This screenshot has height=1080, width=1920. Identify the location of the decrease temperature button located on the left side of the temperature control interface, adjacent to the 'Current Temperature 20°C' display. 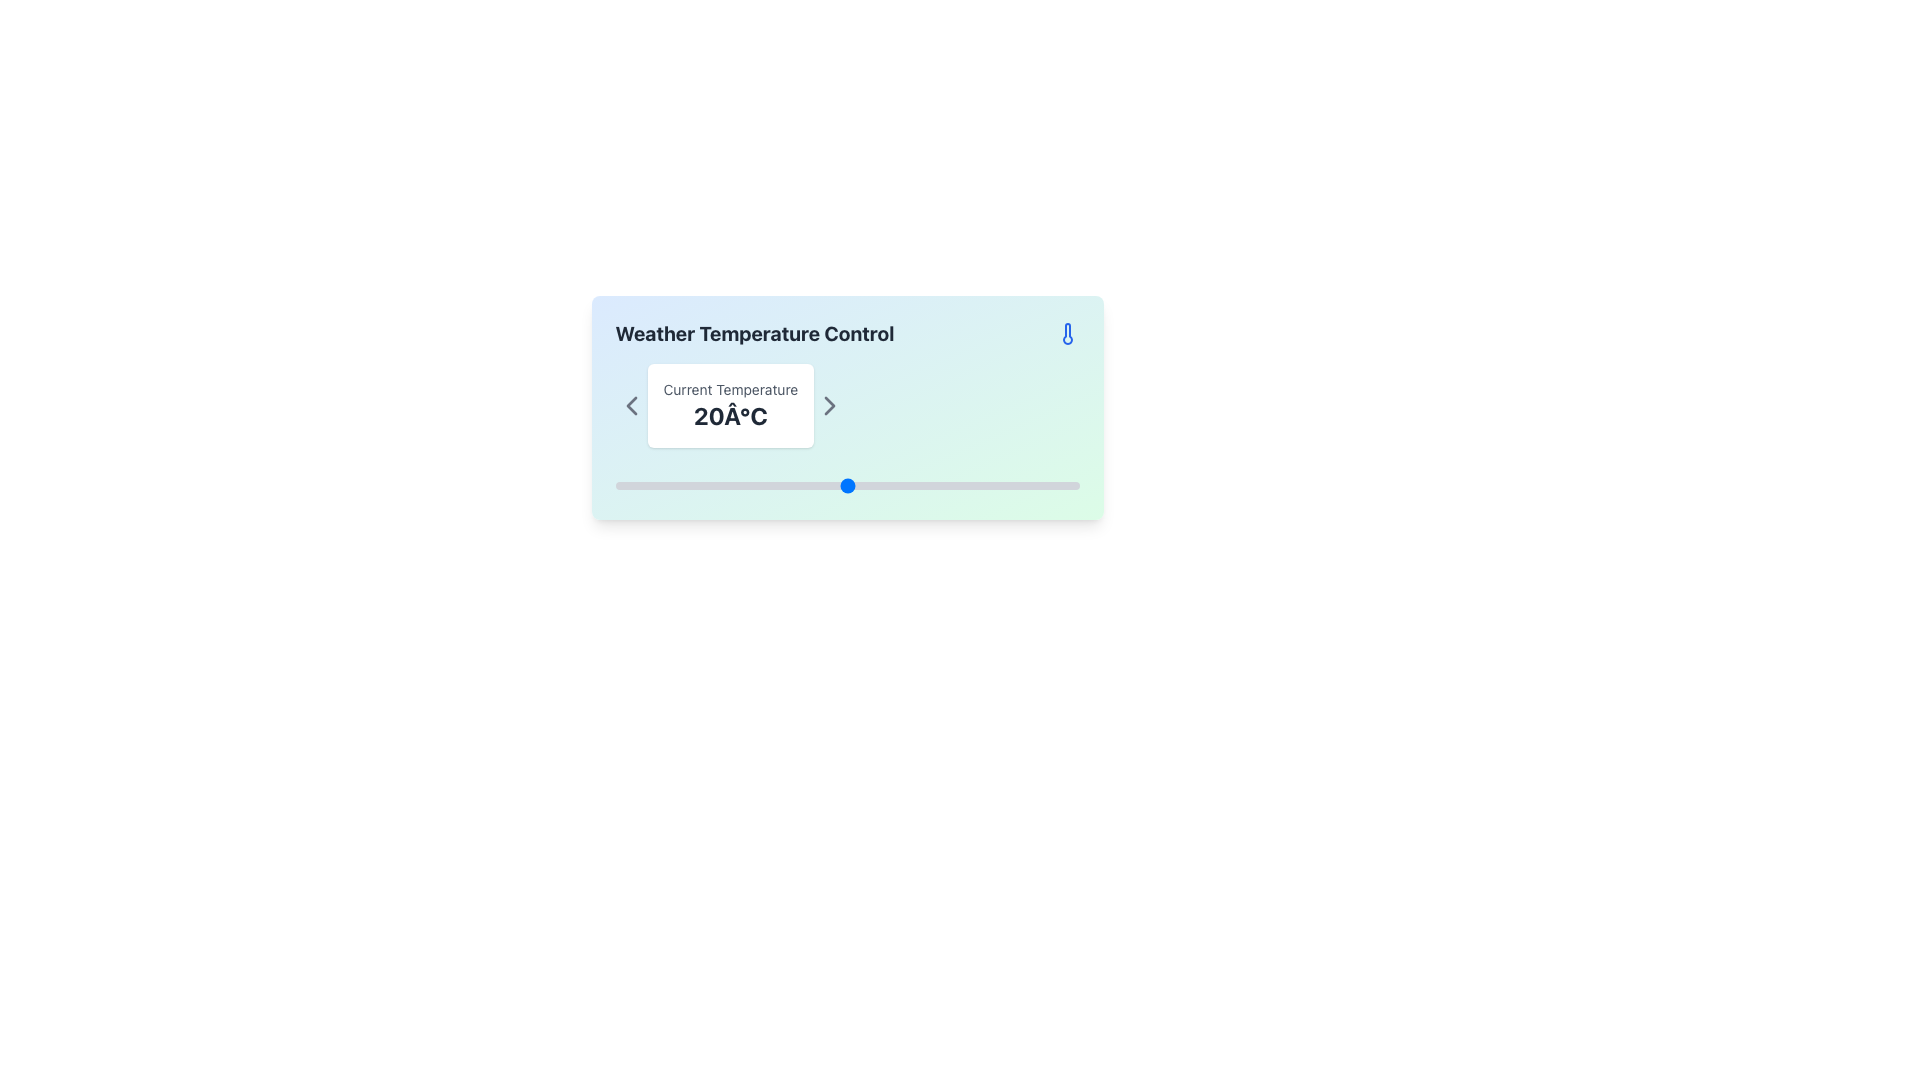
(630, 405).